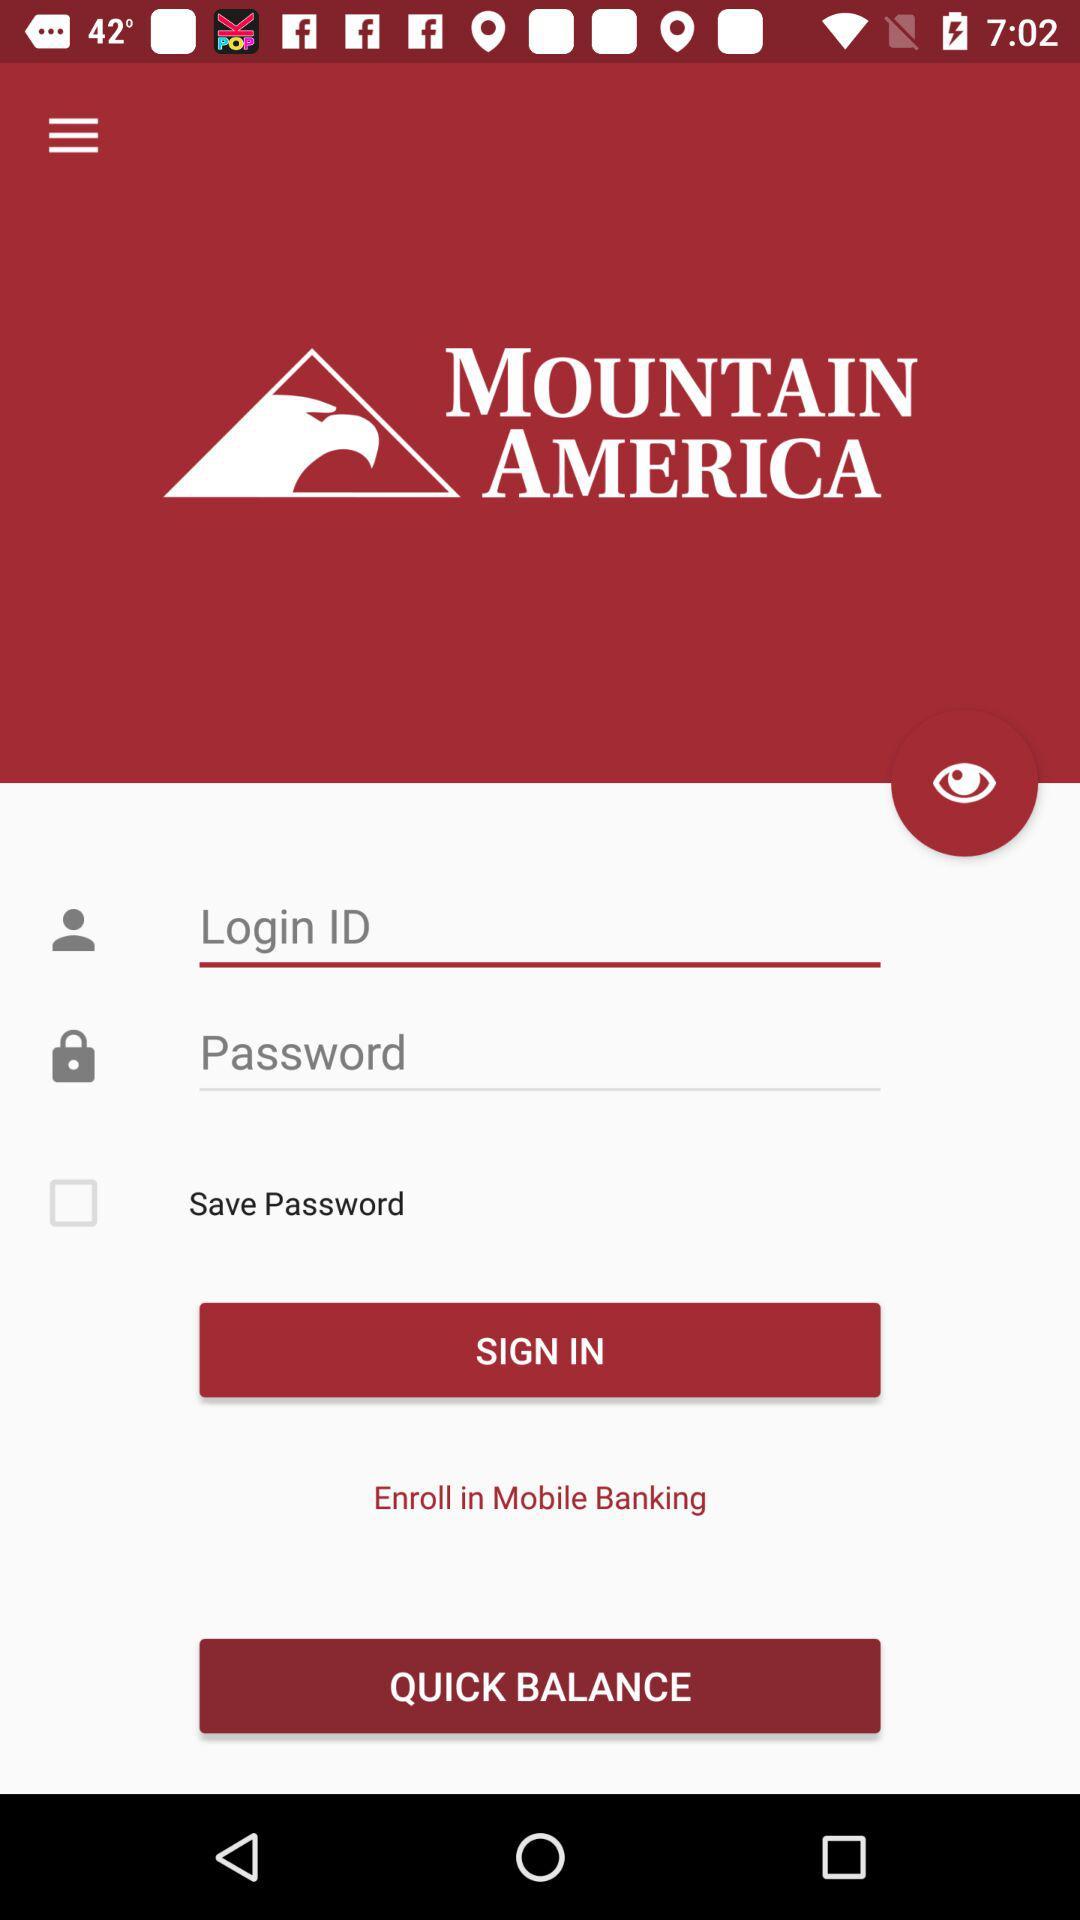 The width and height of the screenshot is (1080, 1920). Describe the element at coordinates (540, 1349) in the screenshot. I see `the sign in` at that location.